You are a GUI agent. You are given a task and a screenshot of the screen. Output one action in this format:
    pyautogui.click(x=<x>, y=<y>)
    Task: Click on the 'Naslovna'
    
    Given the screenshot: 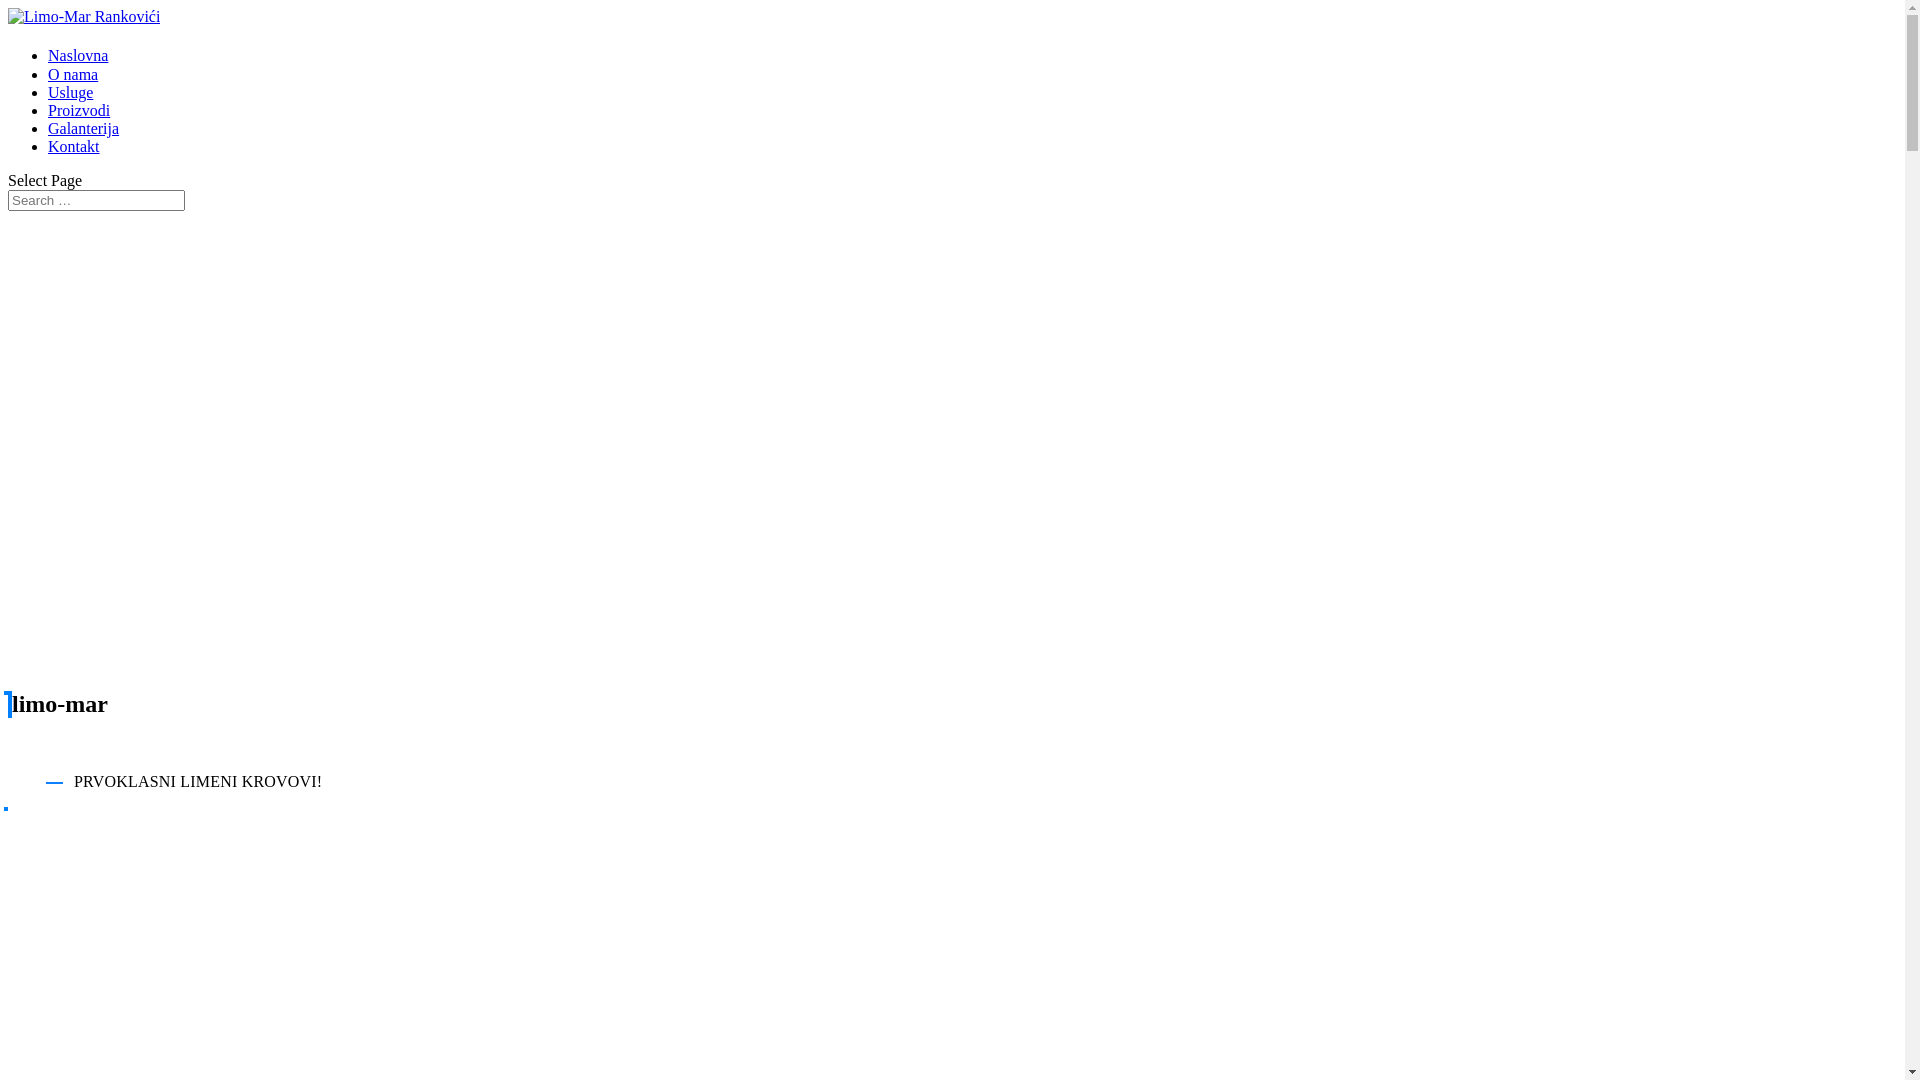 What is the action you would take?
    pyautogui.click(x=77, y=54)
    